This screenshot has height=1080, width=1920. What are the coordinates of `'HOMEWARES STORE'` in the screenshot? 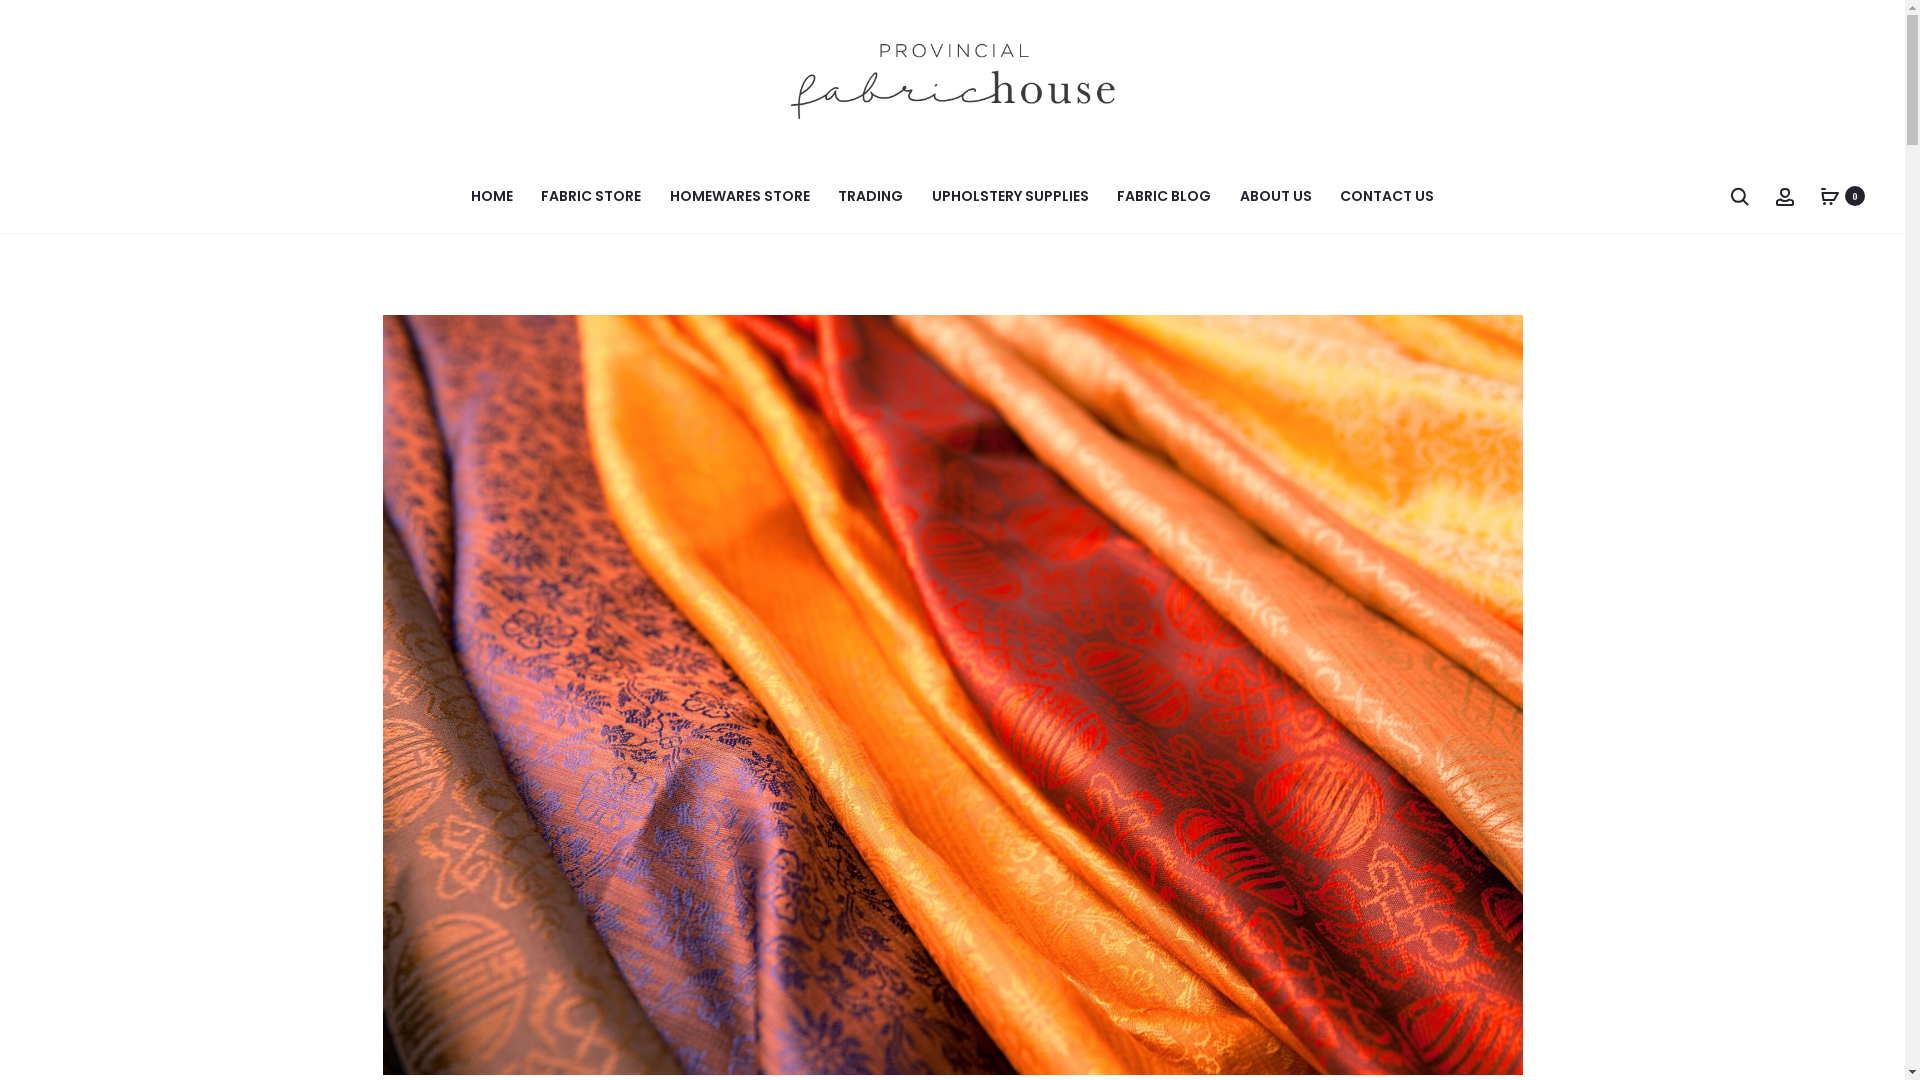 It's located at (738, 196).